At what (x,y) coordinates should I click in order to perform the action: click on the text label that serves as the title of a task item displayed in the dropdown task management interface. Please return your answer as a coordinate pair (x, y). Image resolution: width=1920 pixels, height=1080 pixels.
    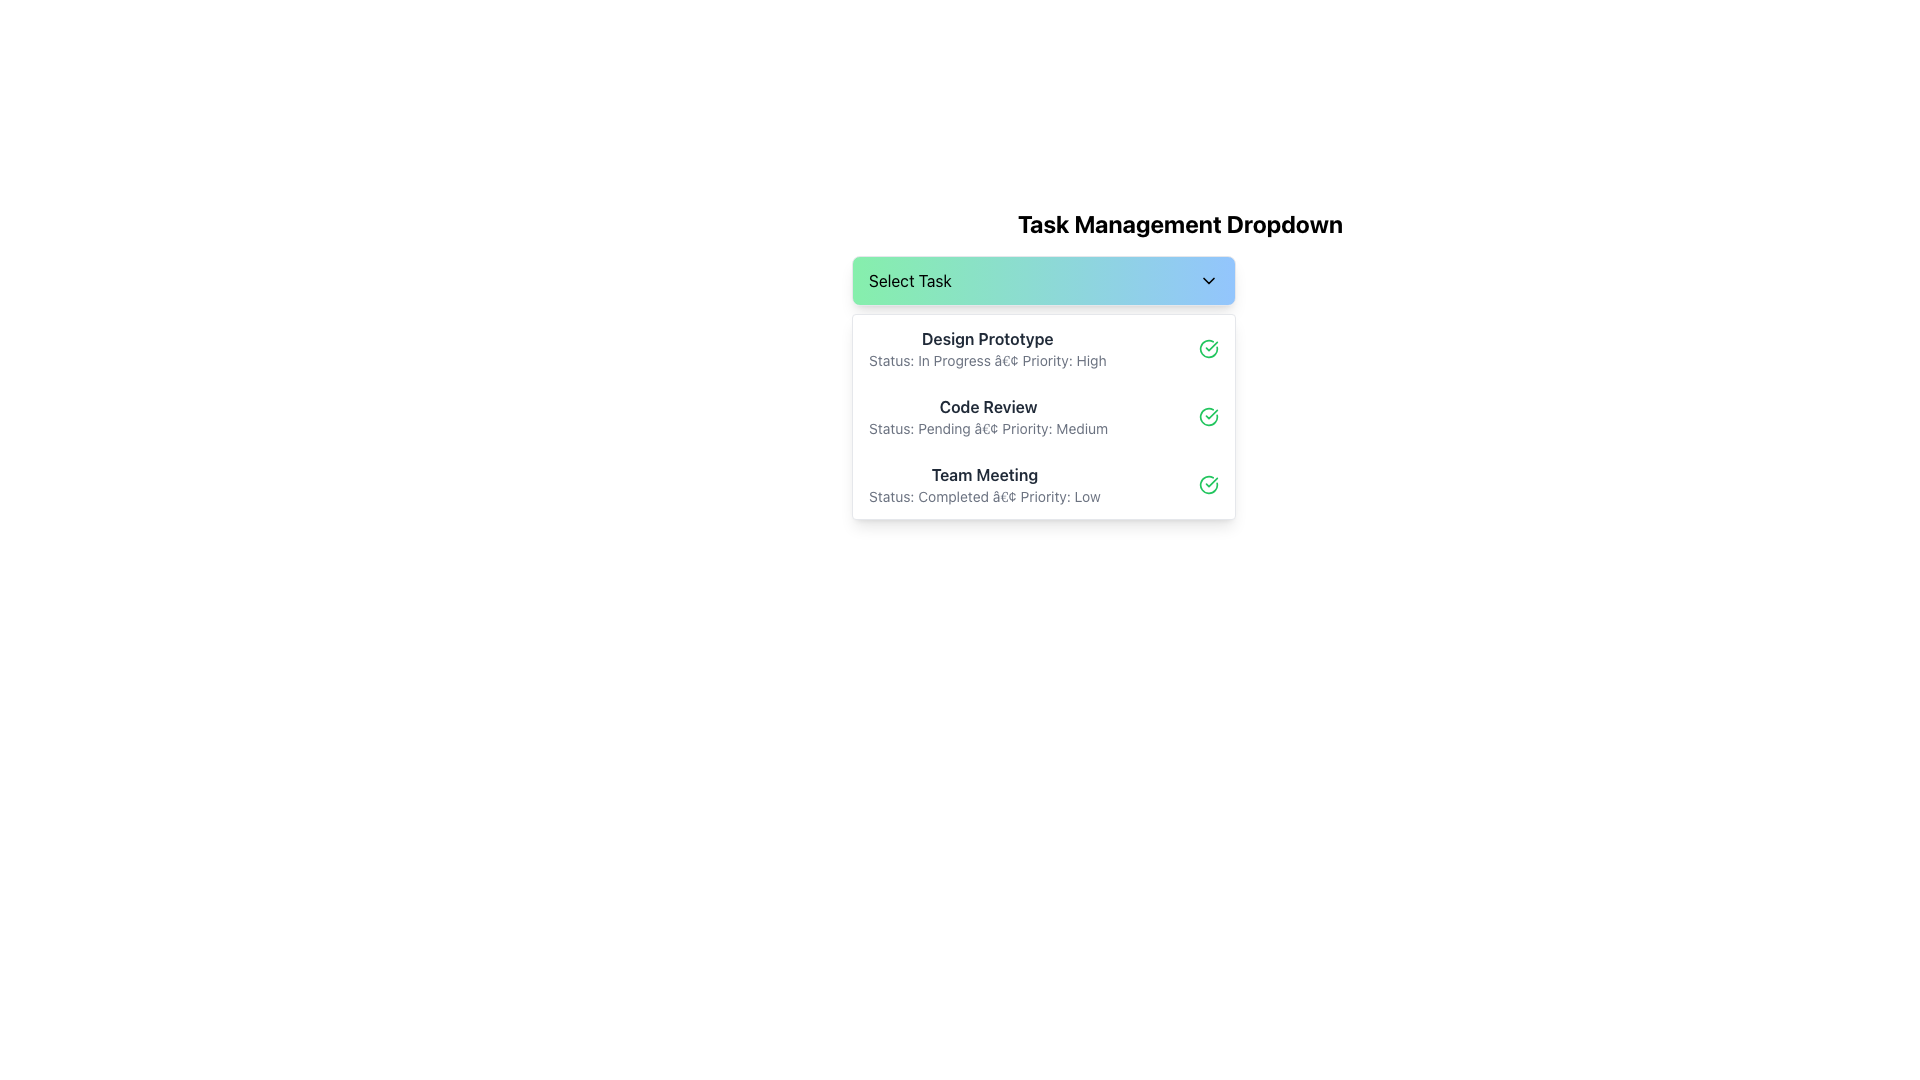
    Looking at the image, I should click on (987, 338).